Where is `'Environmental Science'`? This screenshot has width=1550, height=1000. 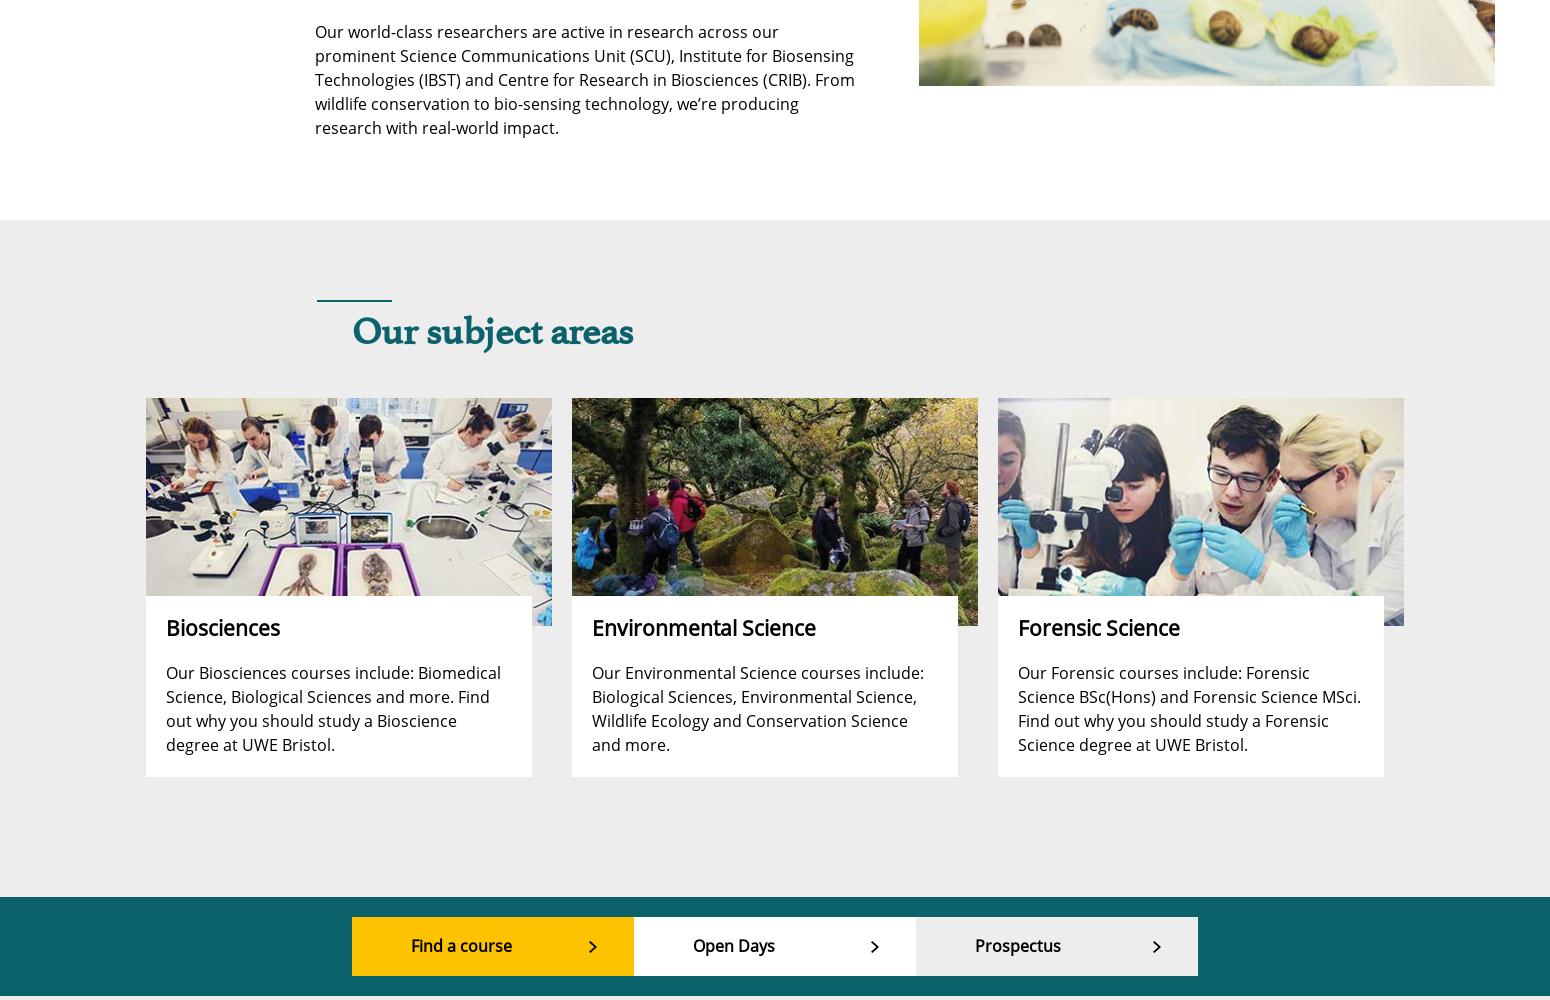 'Environmental Science' is located at coordinates (591, 627).